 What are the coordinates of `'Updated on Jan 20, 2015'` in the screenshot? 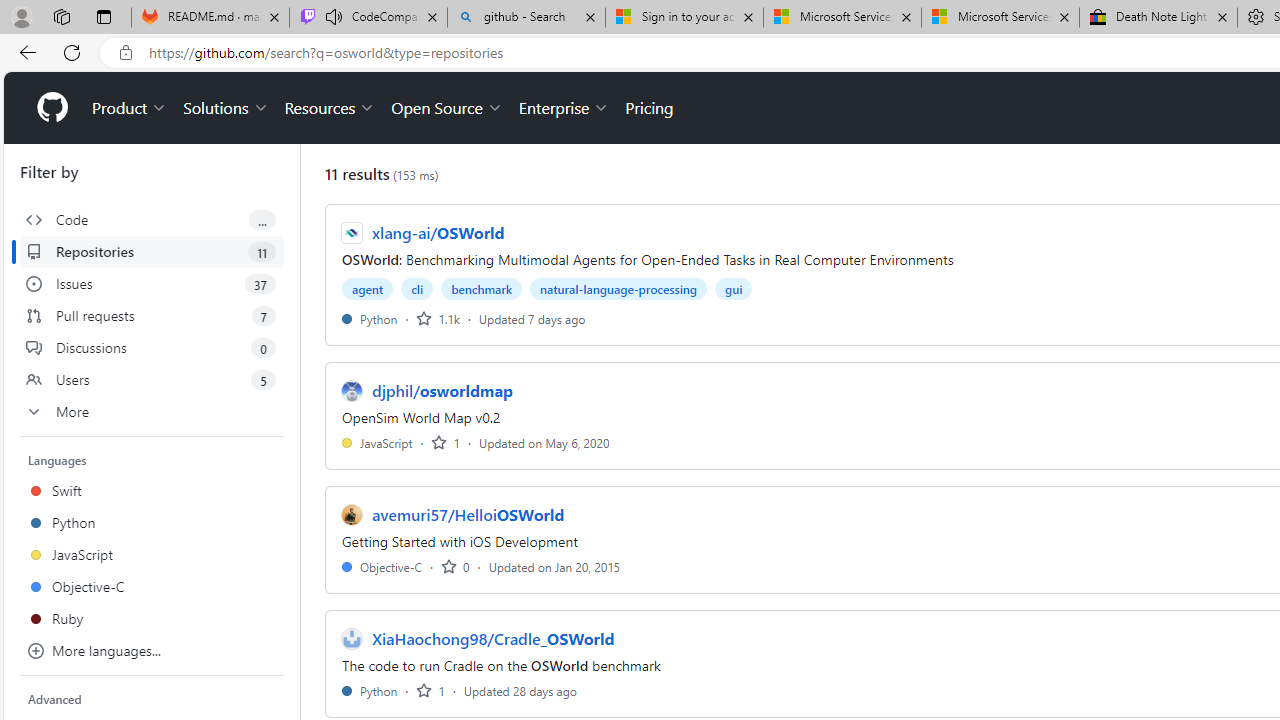 It's located at (554, 566).